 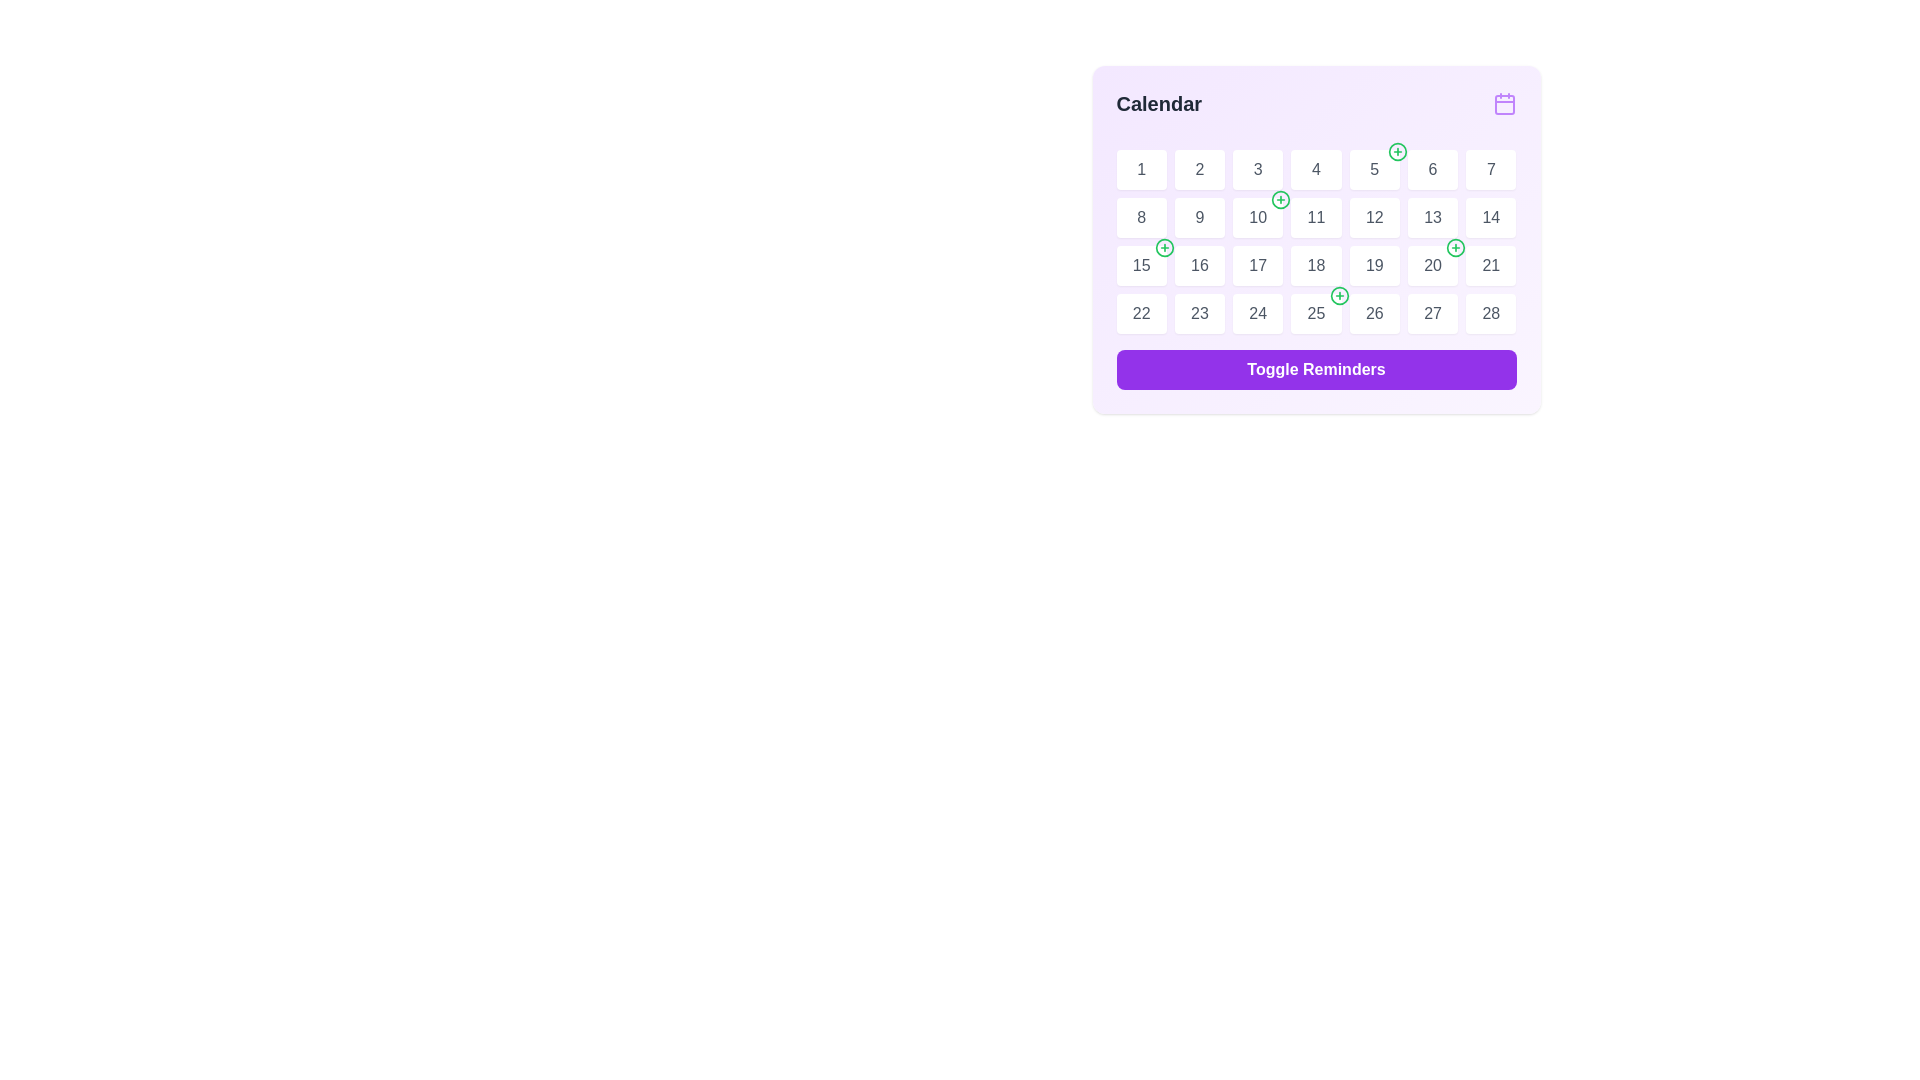 I want to click on the text box representing the 10th day in the calendar grid layout, so click(x=1257, y=218).